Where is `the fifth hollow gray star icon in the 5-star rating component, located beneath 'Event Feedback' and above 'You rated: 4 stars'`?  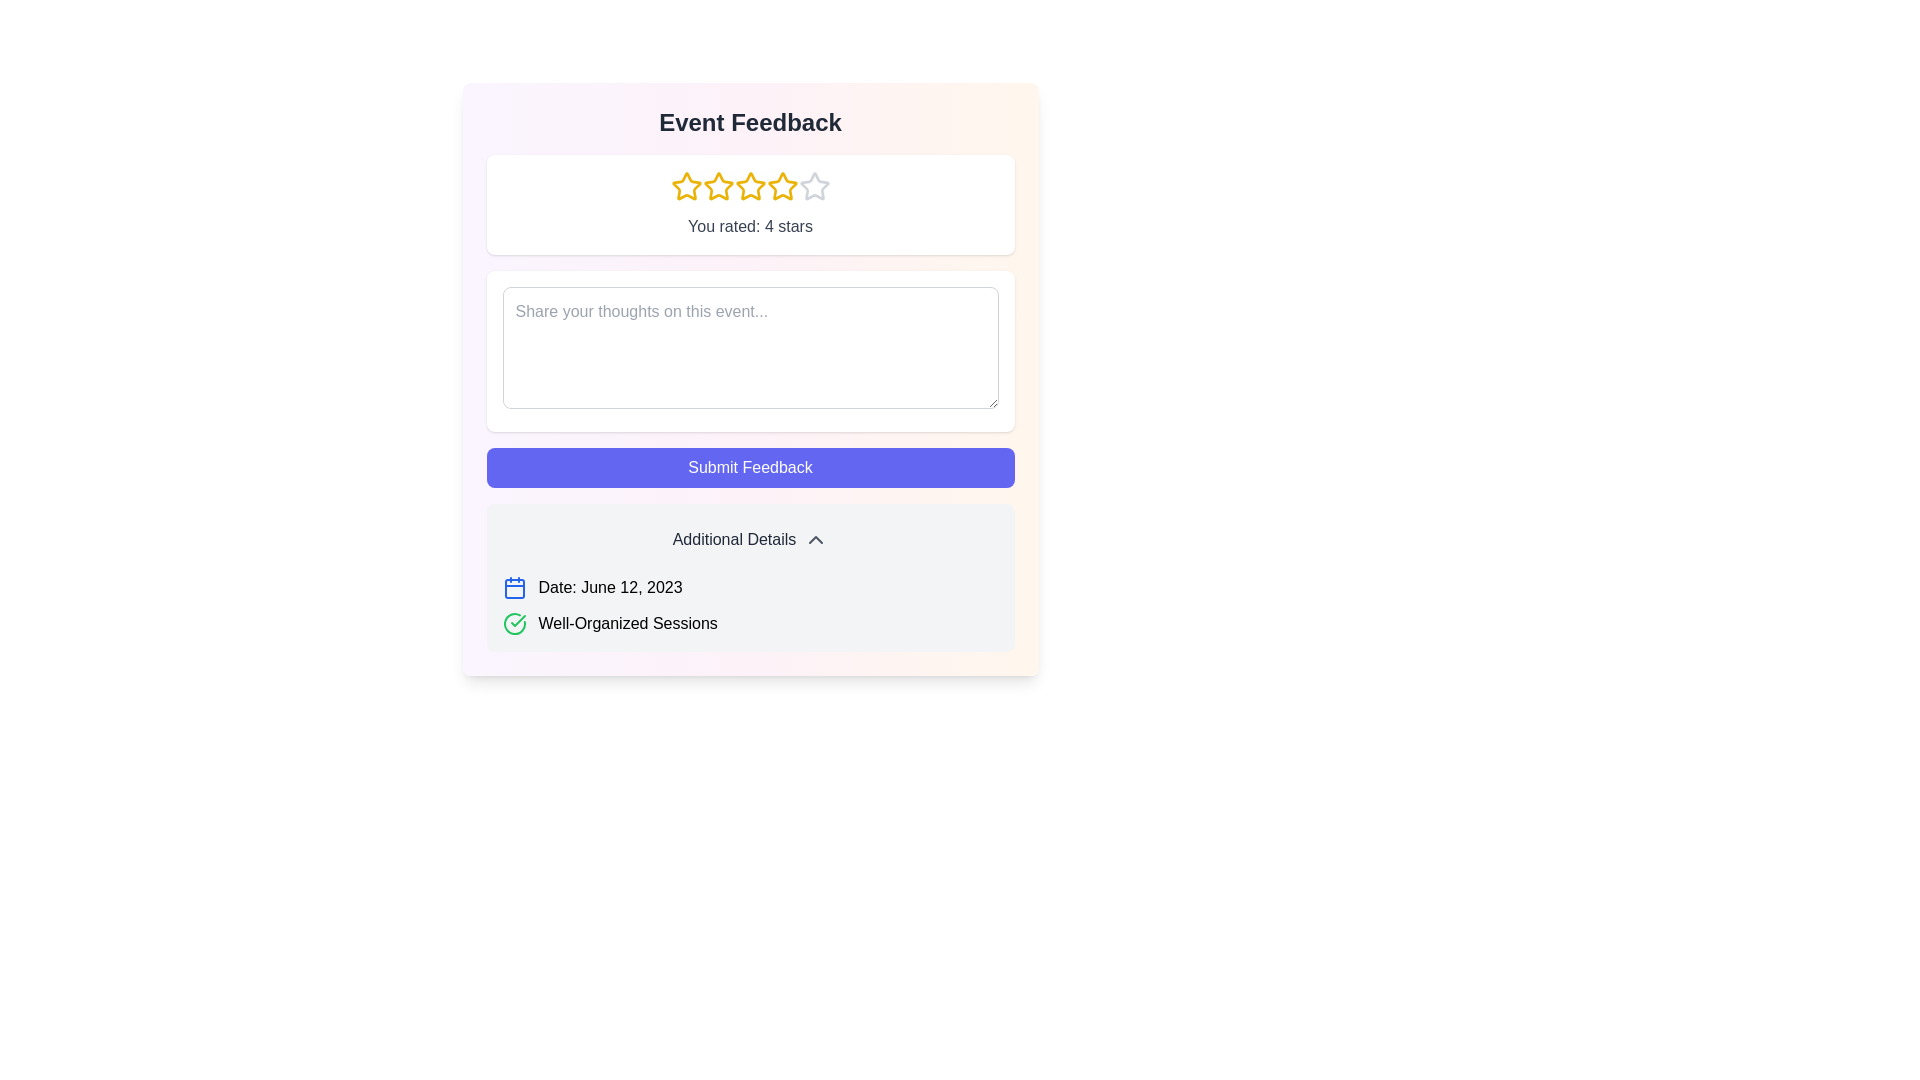 the fifth hollow gray star icon in the 5-star rating component, located beneath 'Event Feedback' and above 'You rated: 4 stars' is located at coordinates (814, 186).